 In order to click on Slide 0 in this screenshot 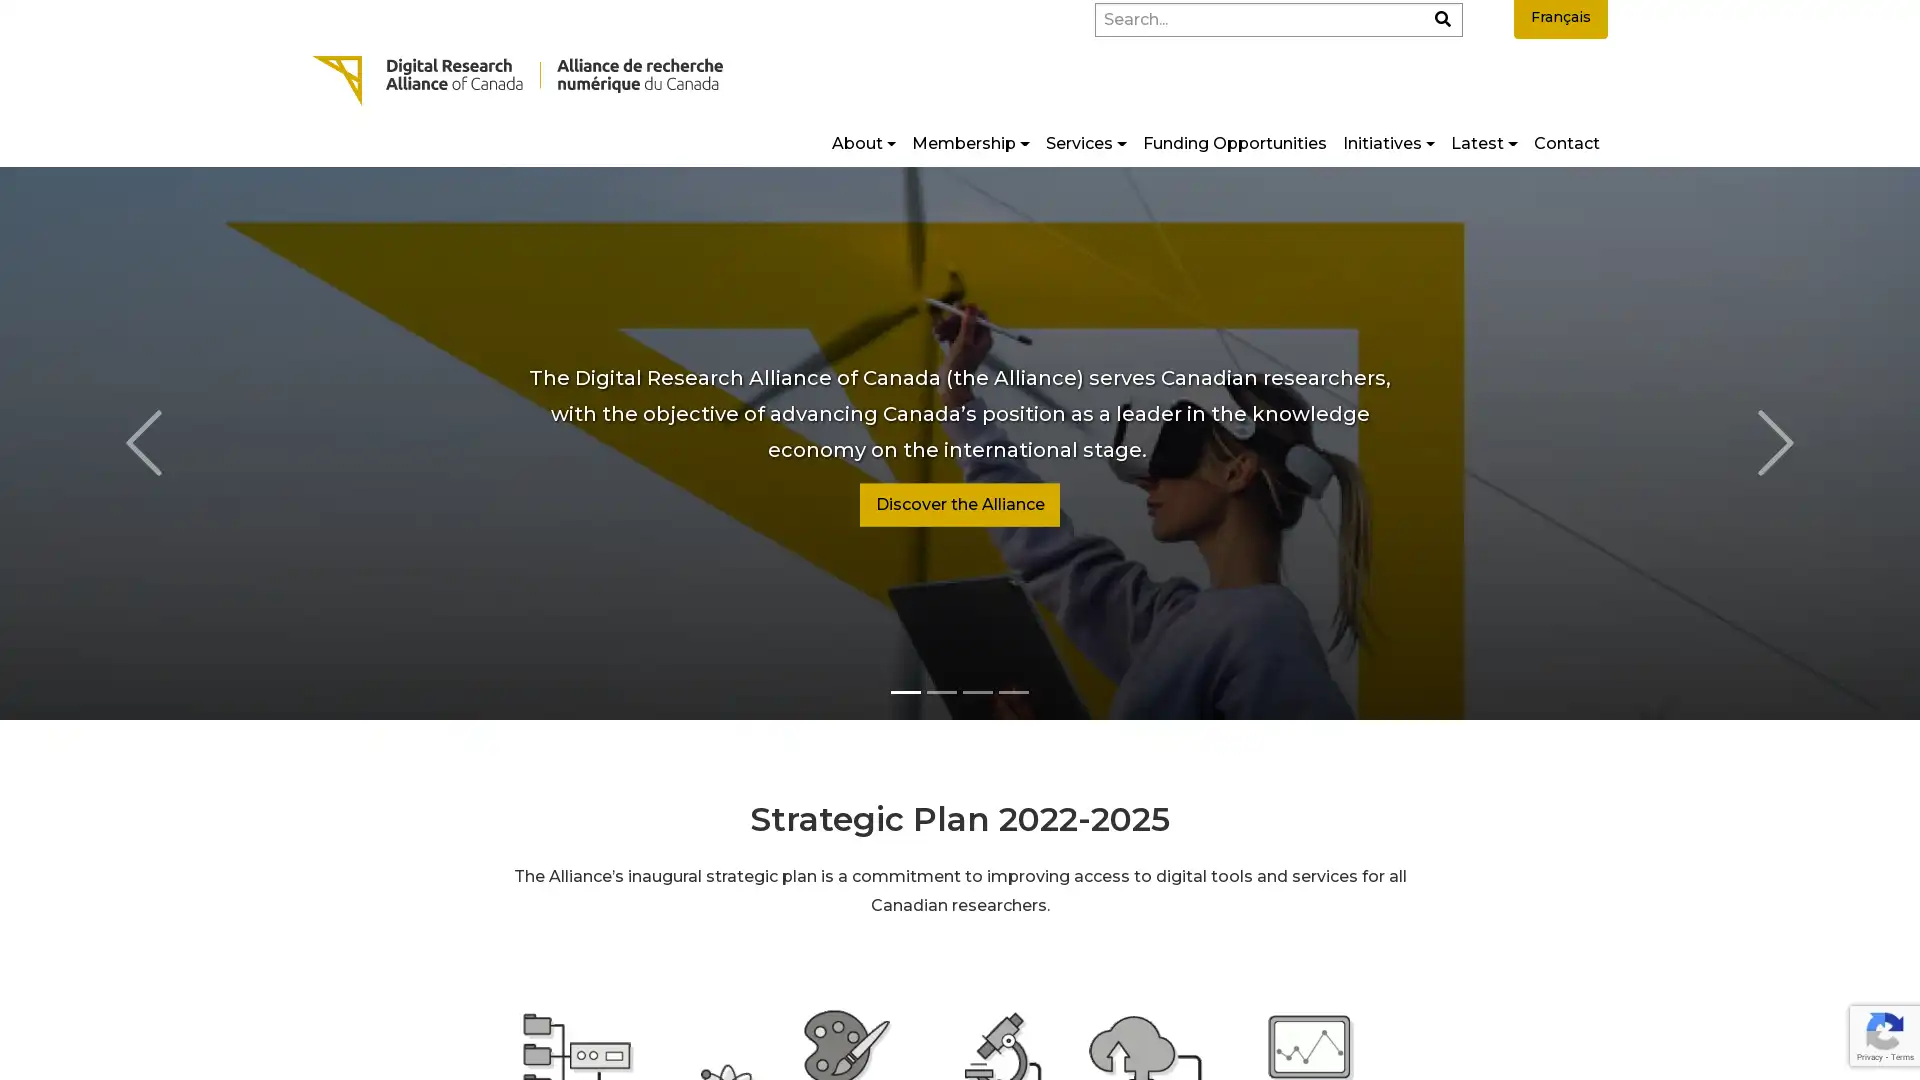, I will do `click(905, 690)`.